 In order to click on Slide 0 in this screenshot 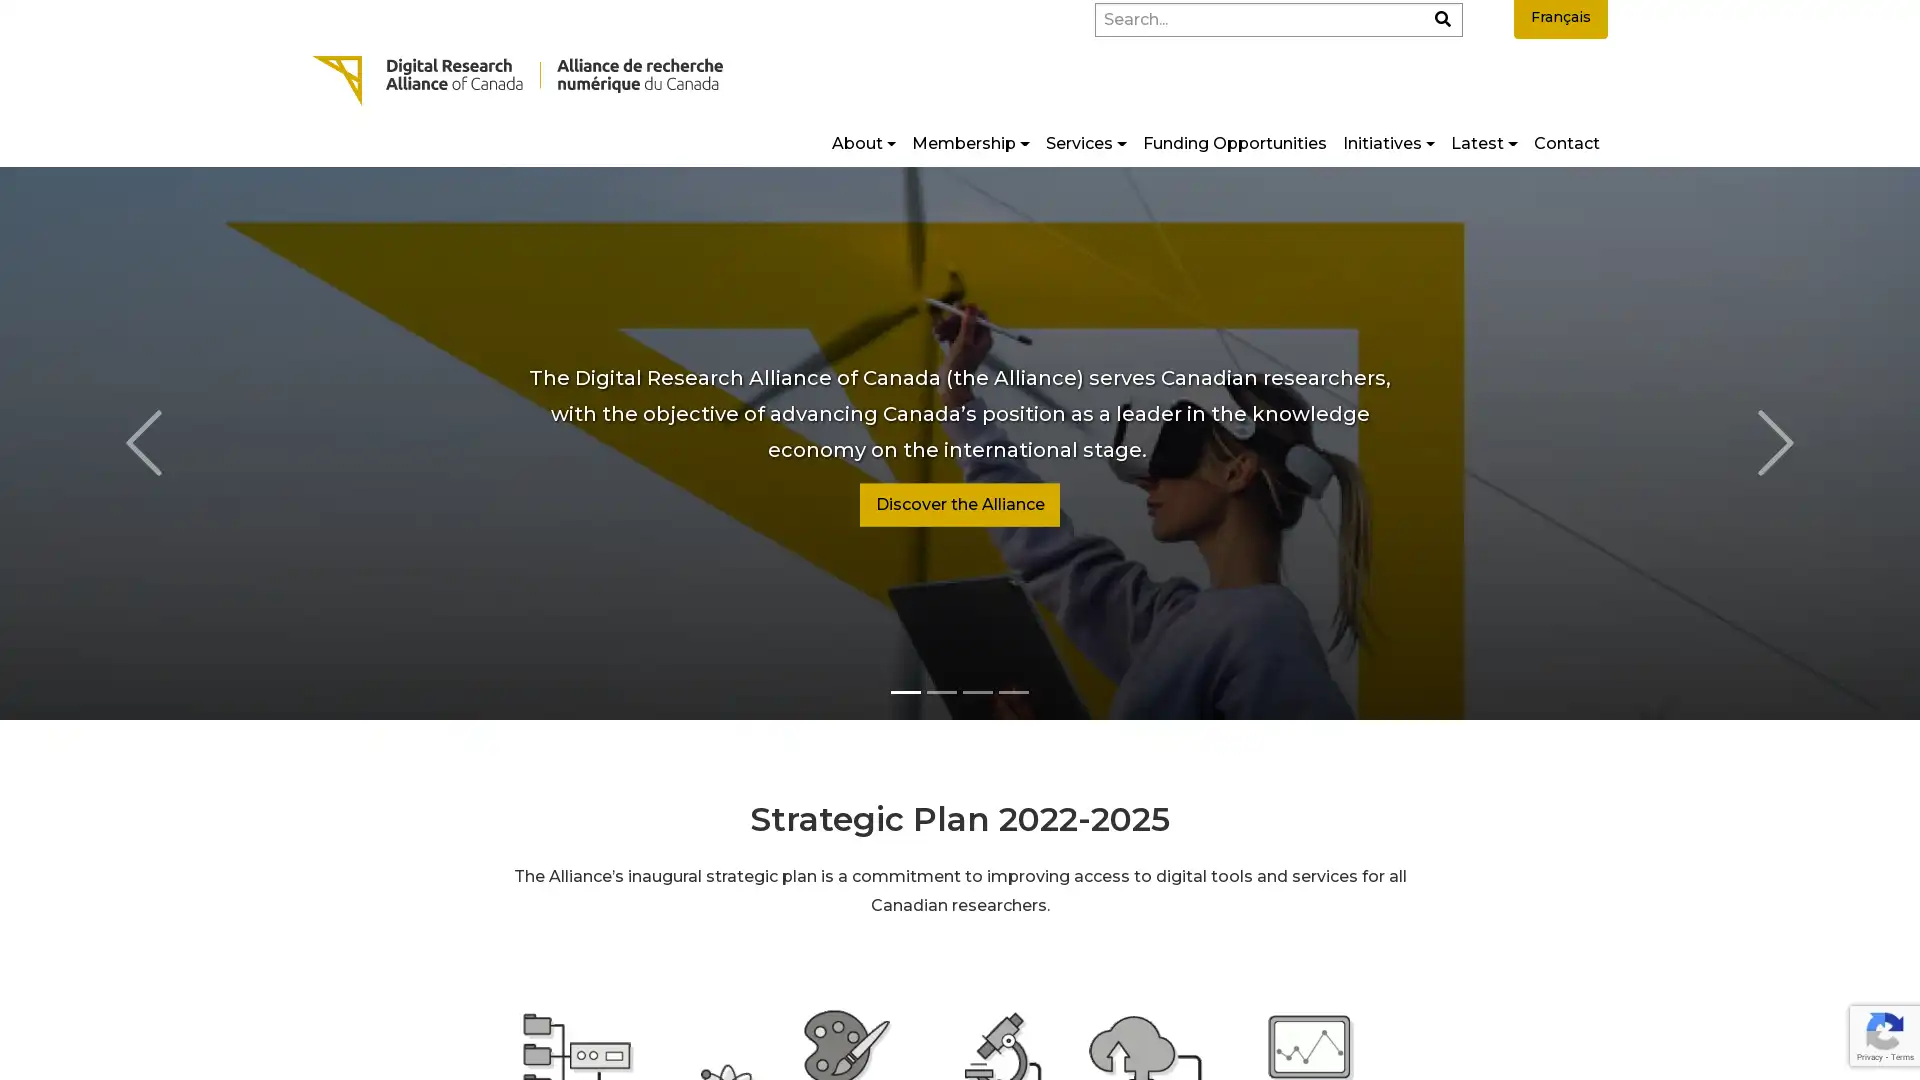, I will do `click(905, 690)`.